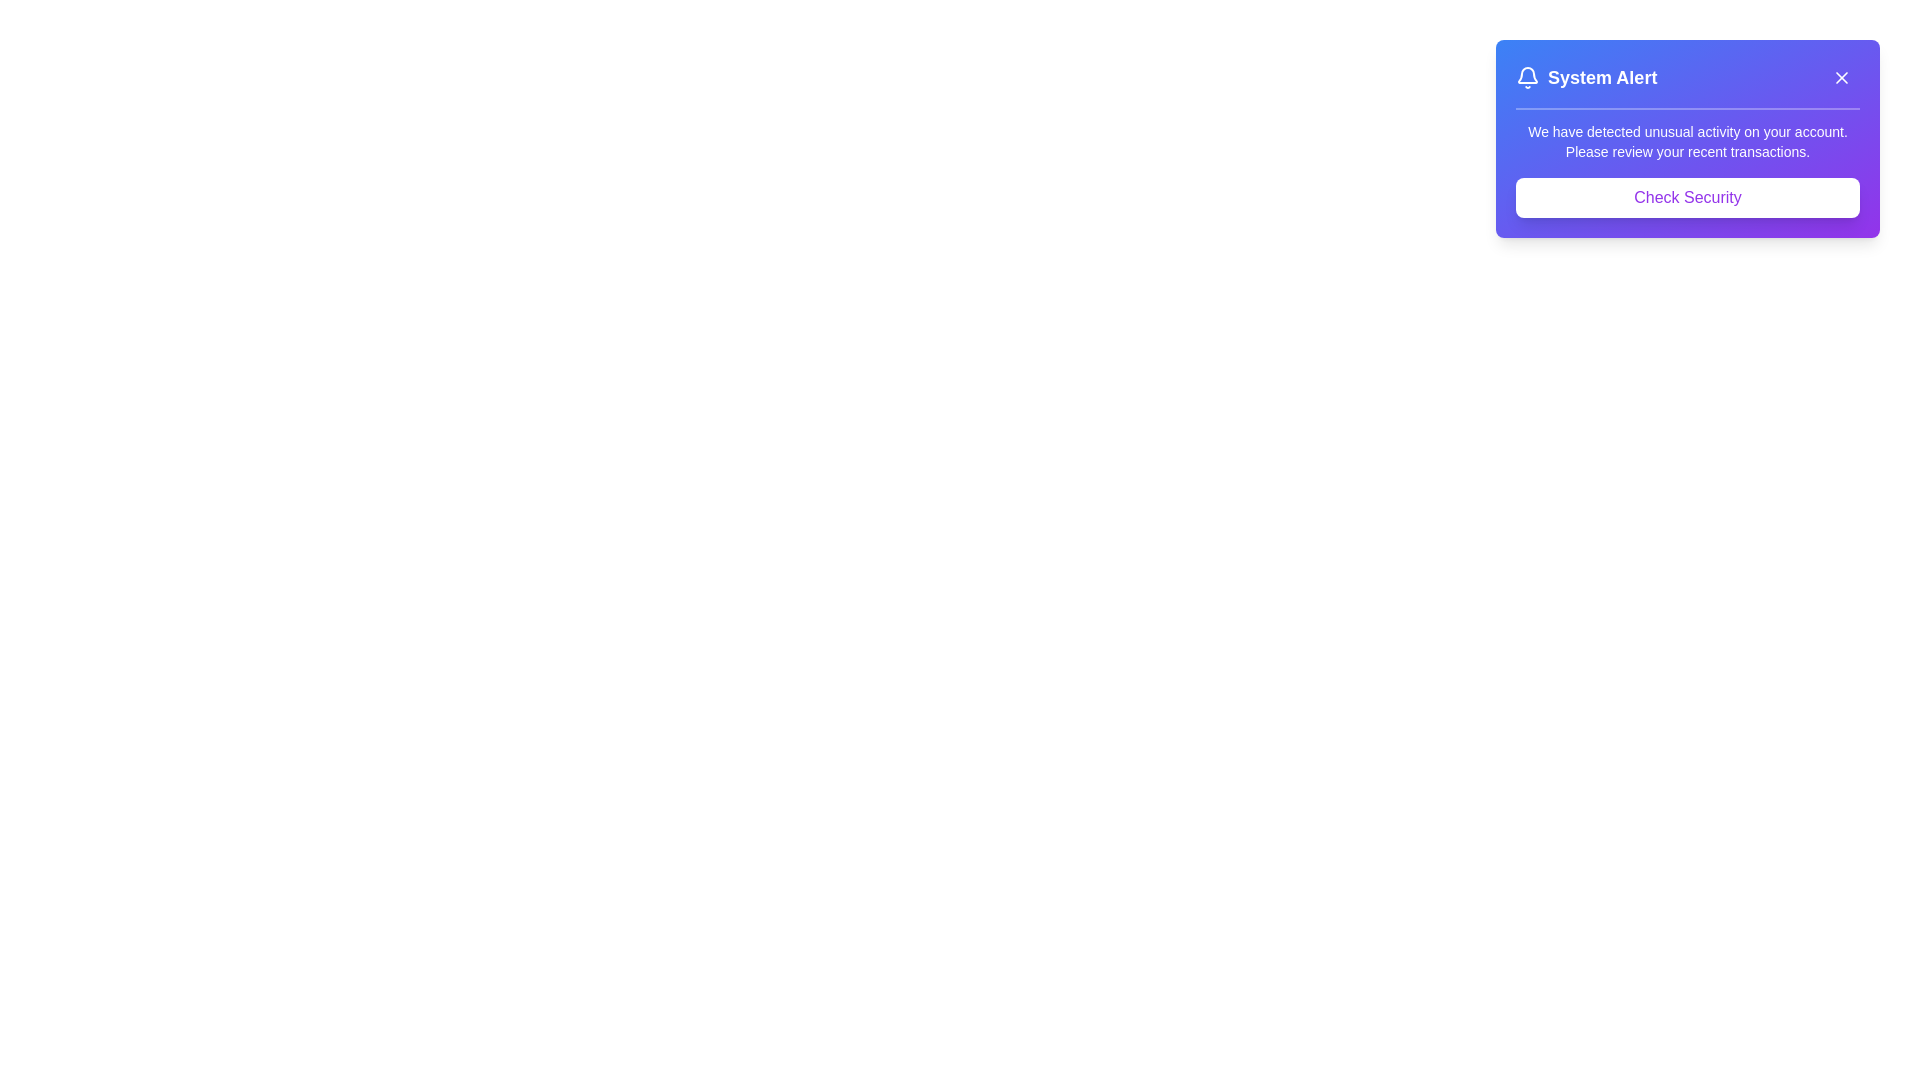 The image size is (1920, 1080). What do you see at coordinates (1516, 122) in the screenshot?
I see `the text in the alert banner for copying` at bounding box center [1516, 122].